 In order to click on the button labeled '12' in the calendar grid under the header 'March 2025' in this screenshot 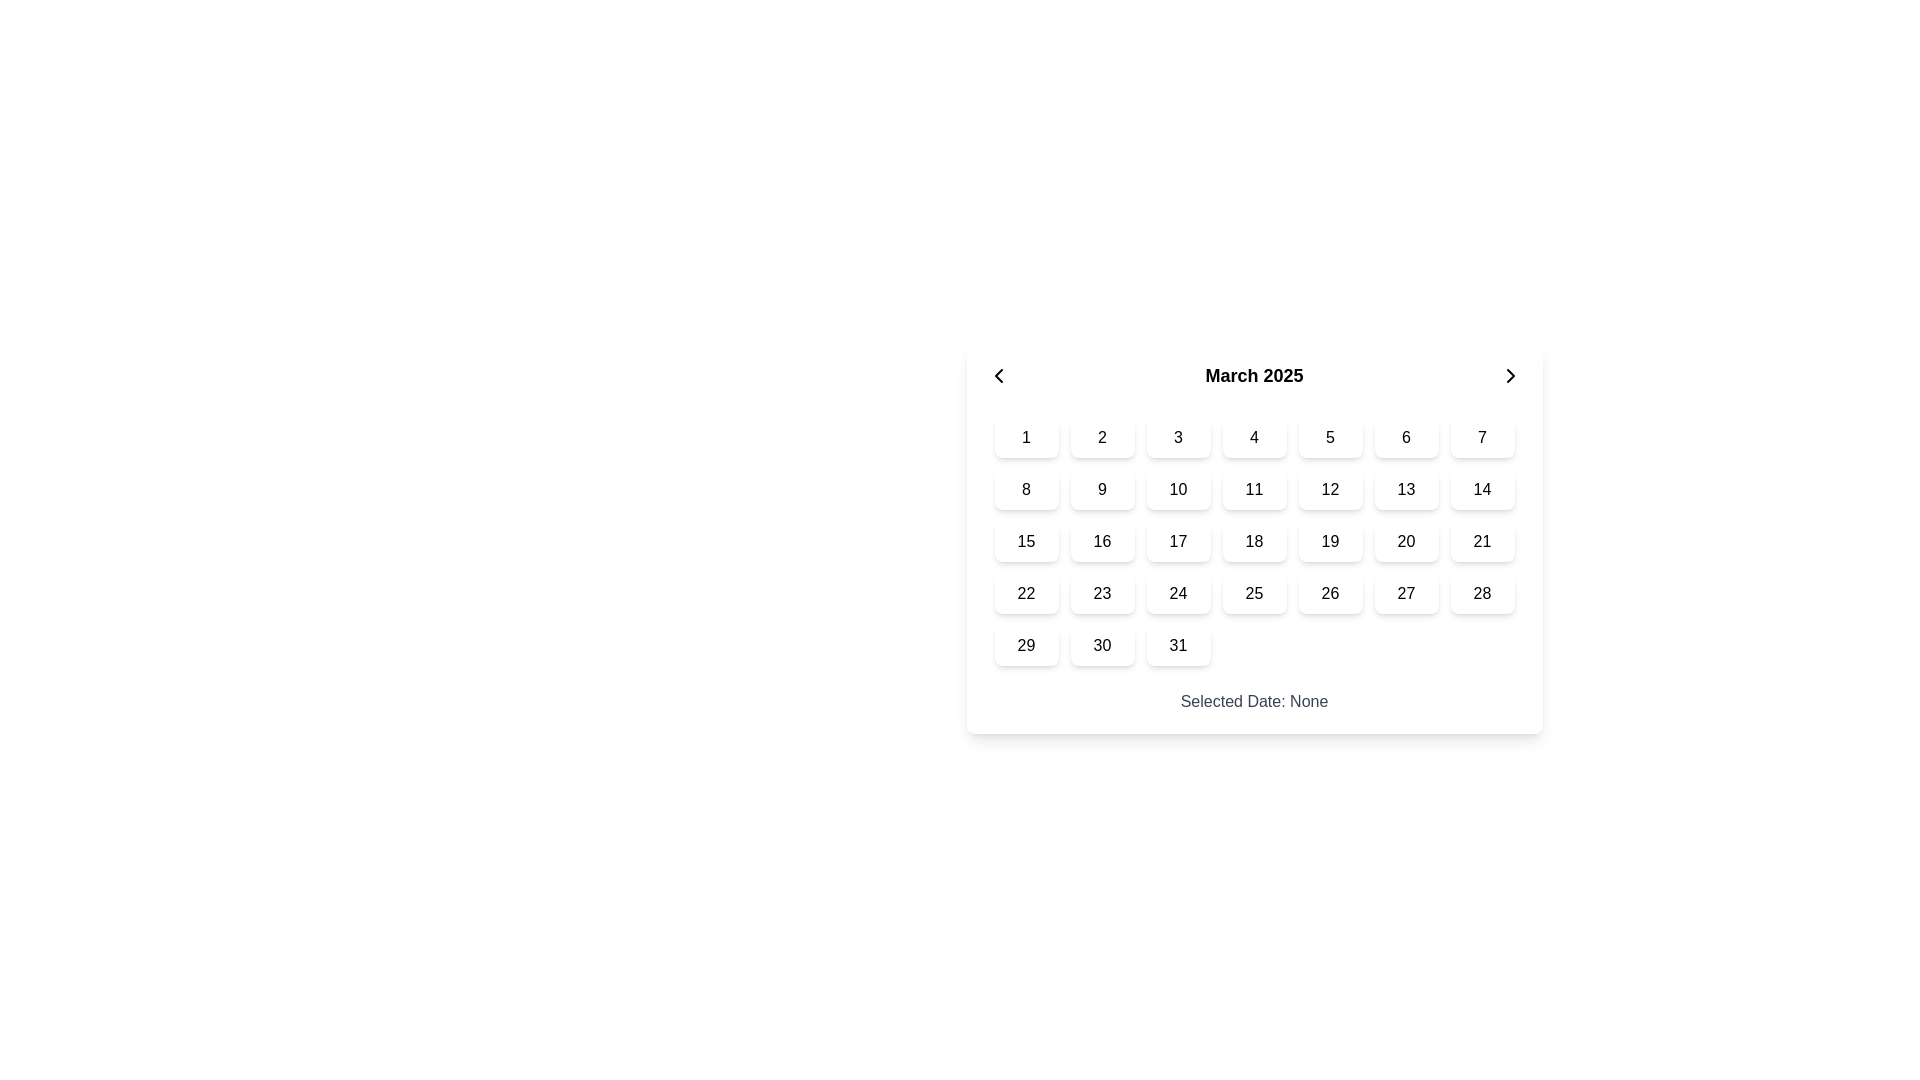, I will do `click(1330, 489)`.